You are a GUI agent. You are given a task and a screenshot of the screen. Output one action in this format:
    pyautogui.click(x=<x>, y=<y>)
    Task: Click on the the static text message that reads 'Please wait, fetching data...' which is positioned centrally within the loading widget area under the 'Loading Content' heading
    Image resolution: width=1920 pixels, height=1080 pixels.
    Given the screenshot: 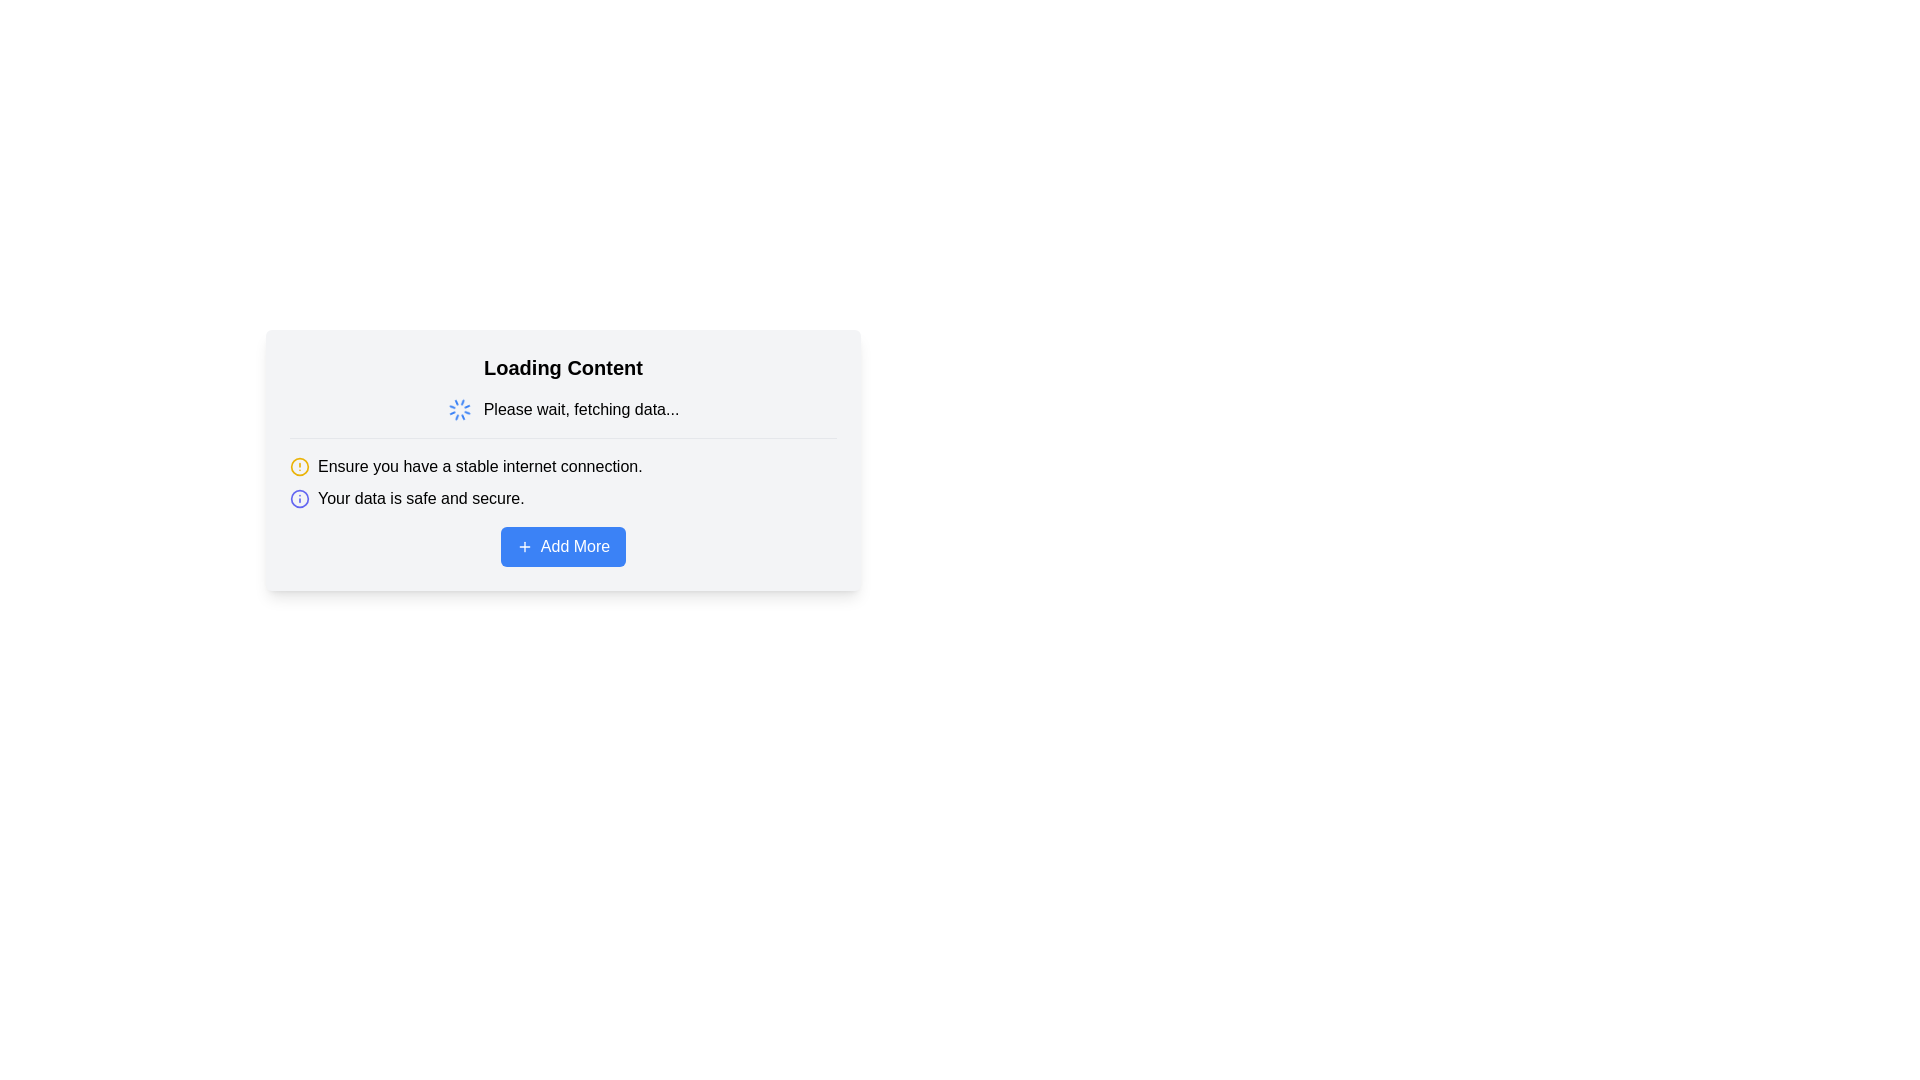 What is the action you would take?
    pyautogui.click(x=580, y=408)
    